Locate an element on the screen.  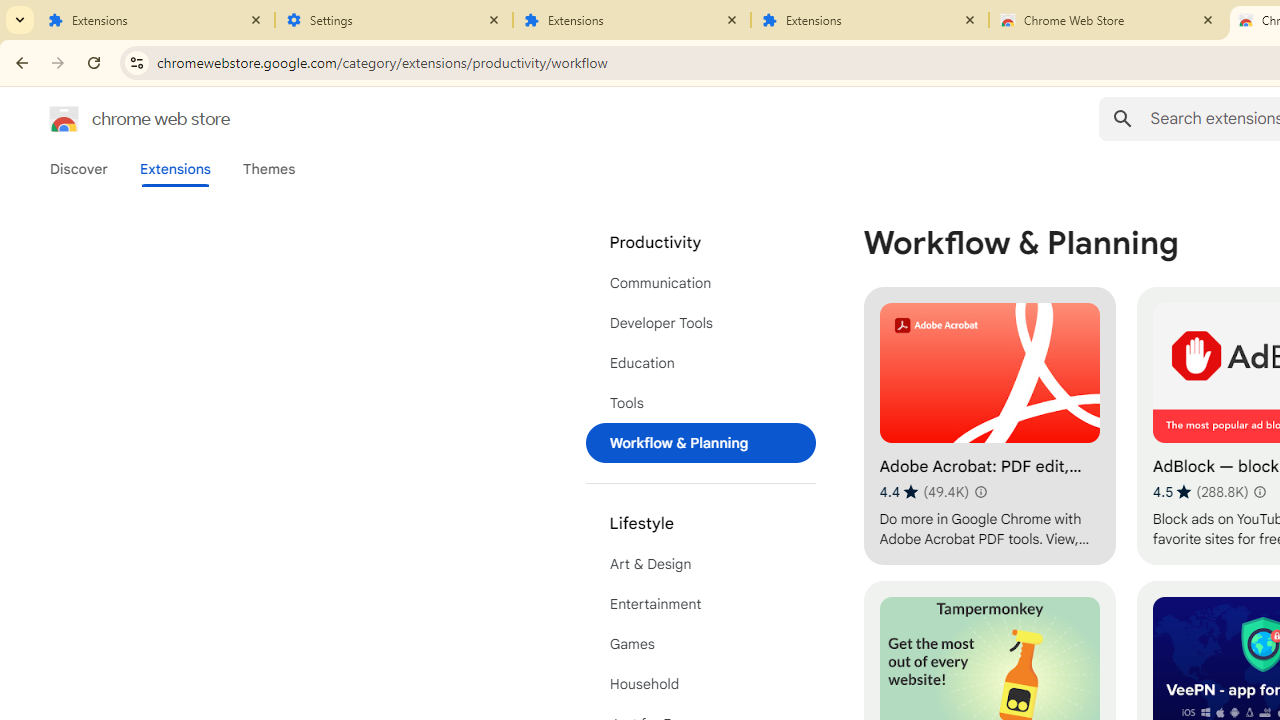
'Entertainment' is located at coordinates (700, 603).